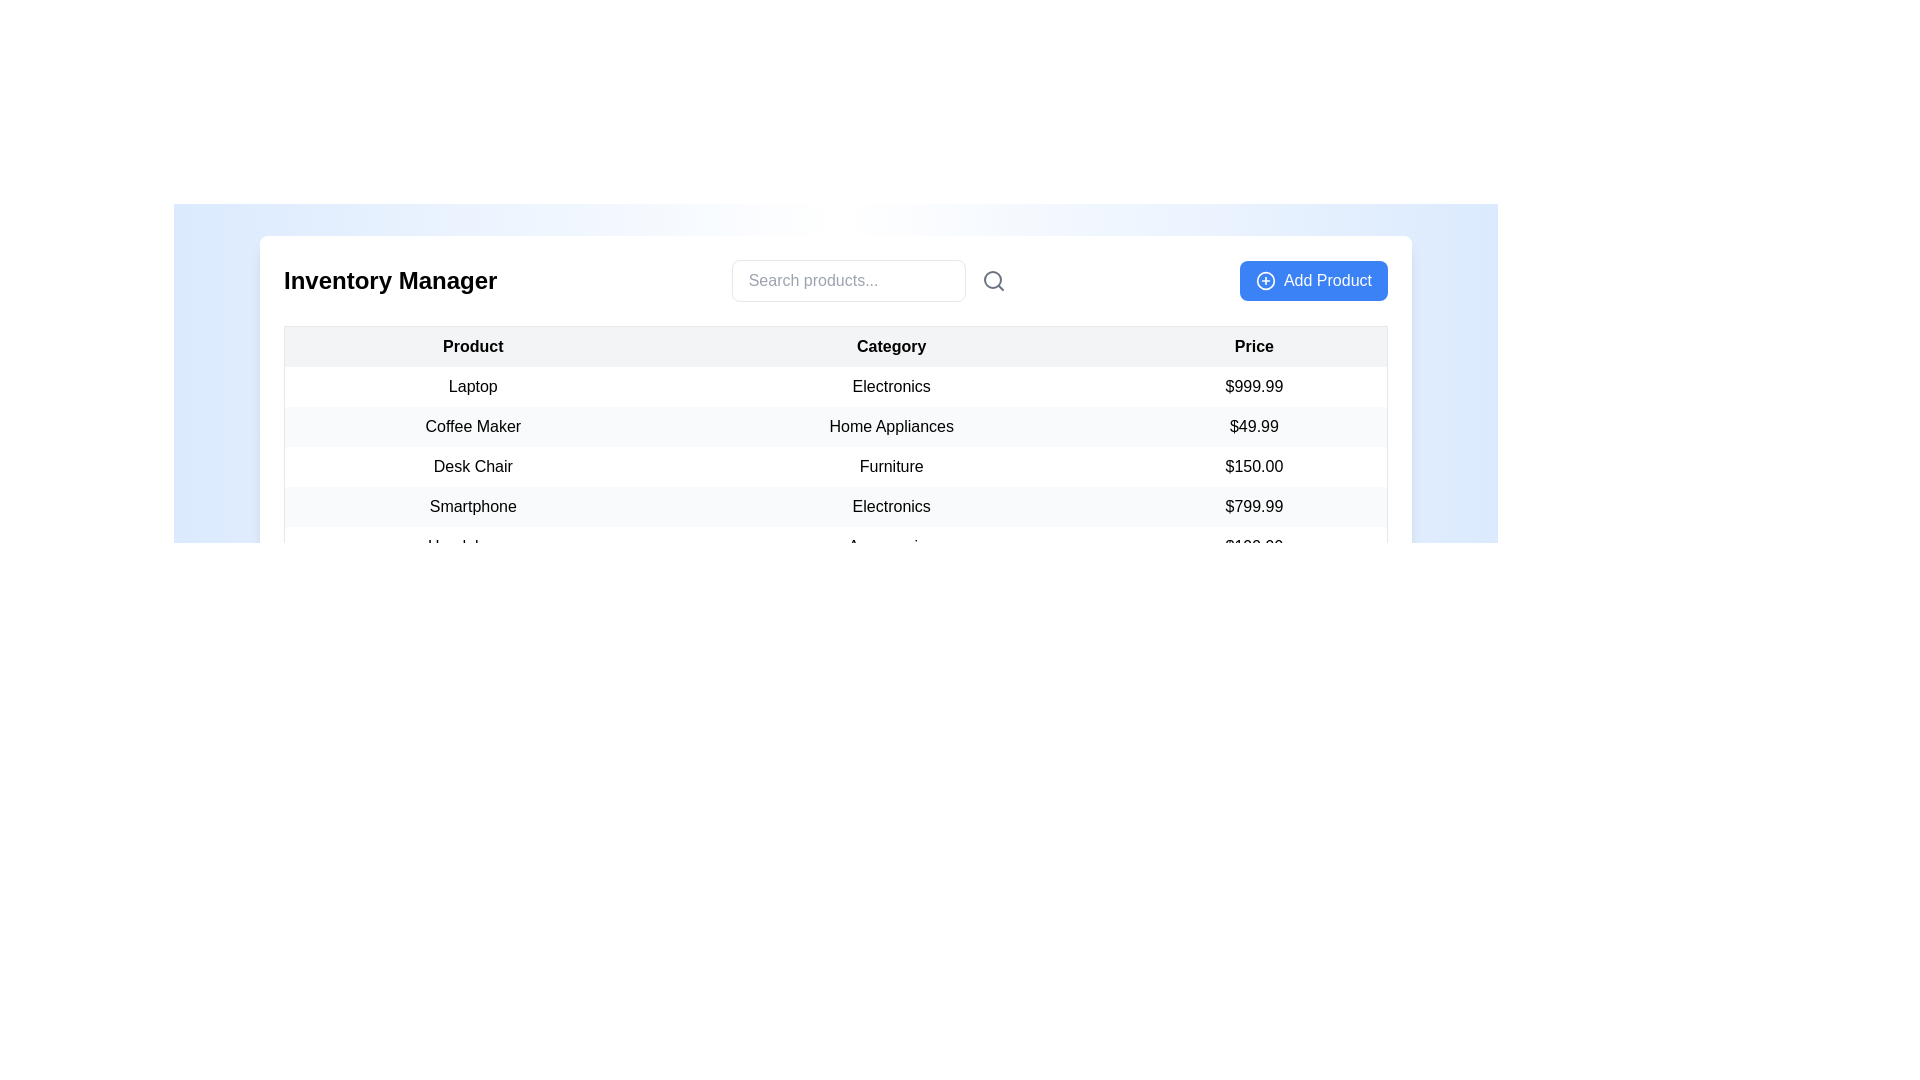  I want to click on the magnifying glass icon located to the immediate right of the 'Search products...' text input field to initiate a search, so click(993, 281).